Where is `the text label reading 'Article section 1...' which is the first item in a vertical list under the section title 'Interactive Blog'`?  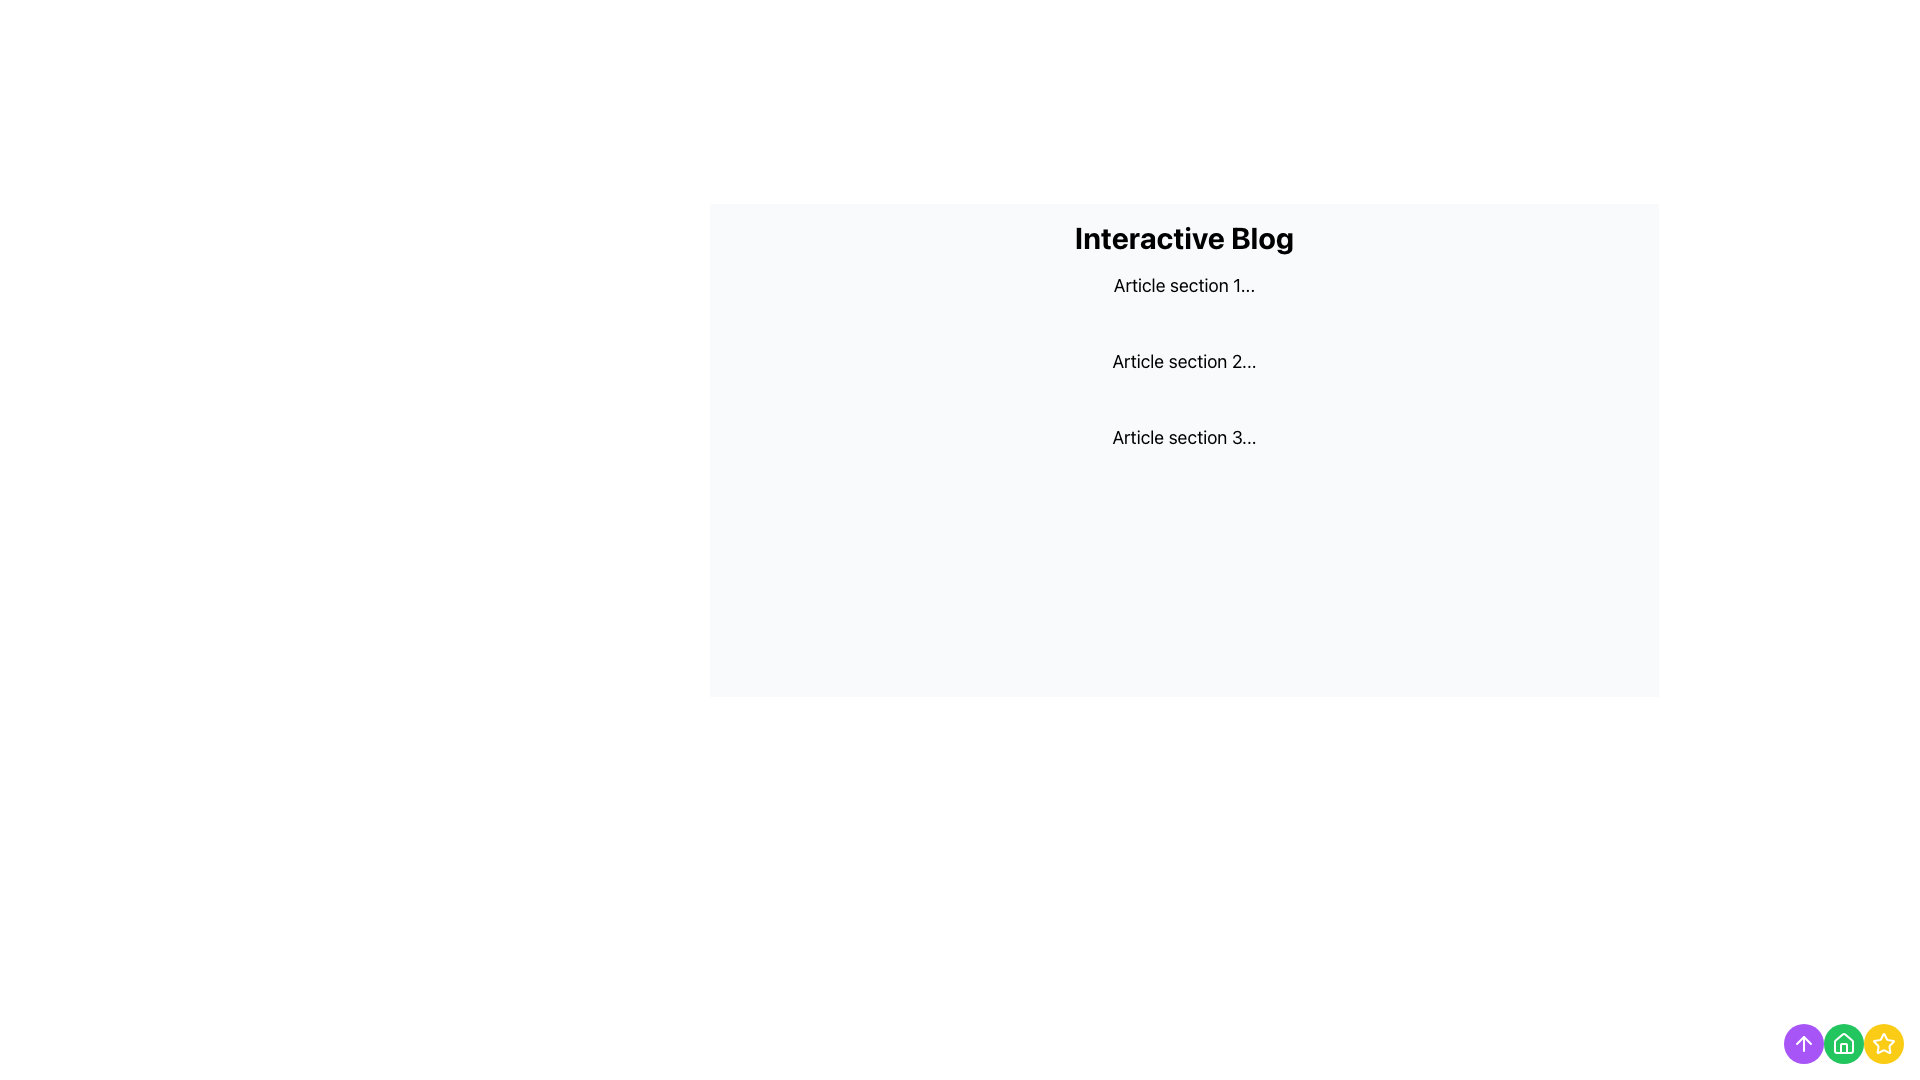
the text label reading 'Article section 1...' which is the first item in a vertical list under the section title 'Interactive Blog' is located at coordinates (1184, 285).